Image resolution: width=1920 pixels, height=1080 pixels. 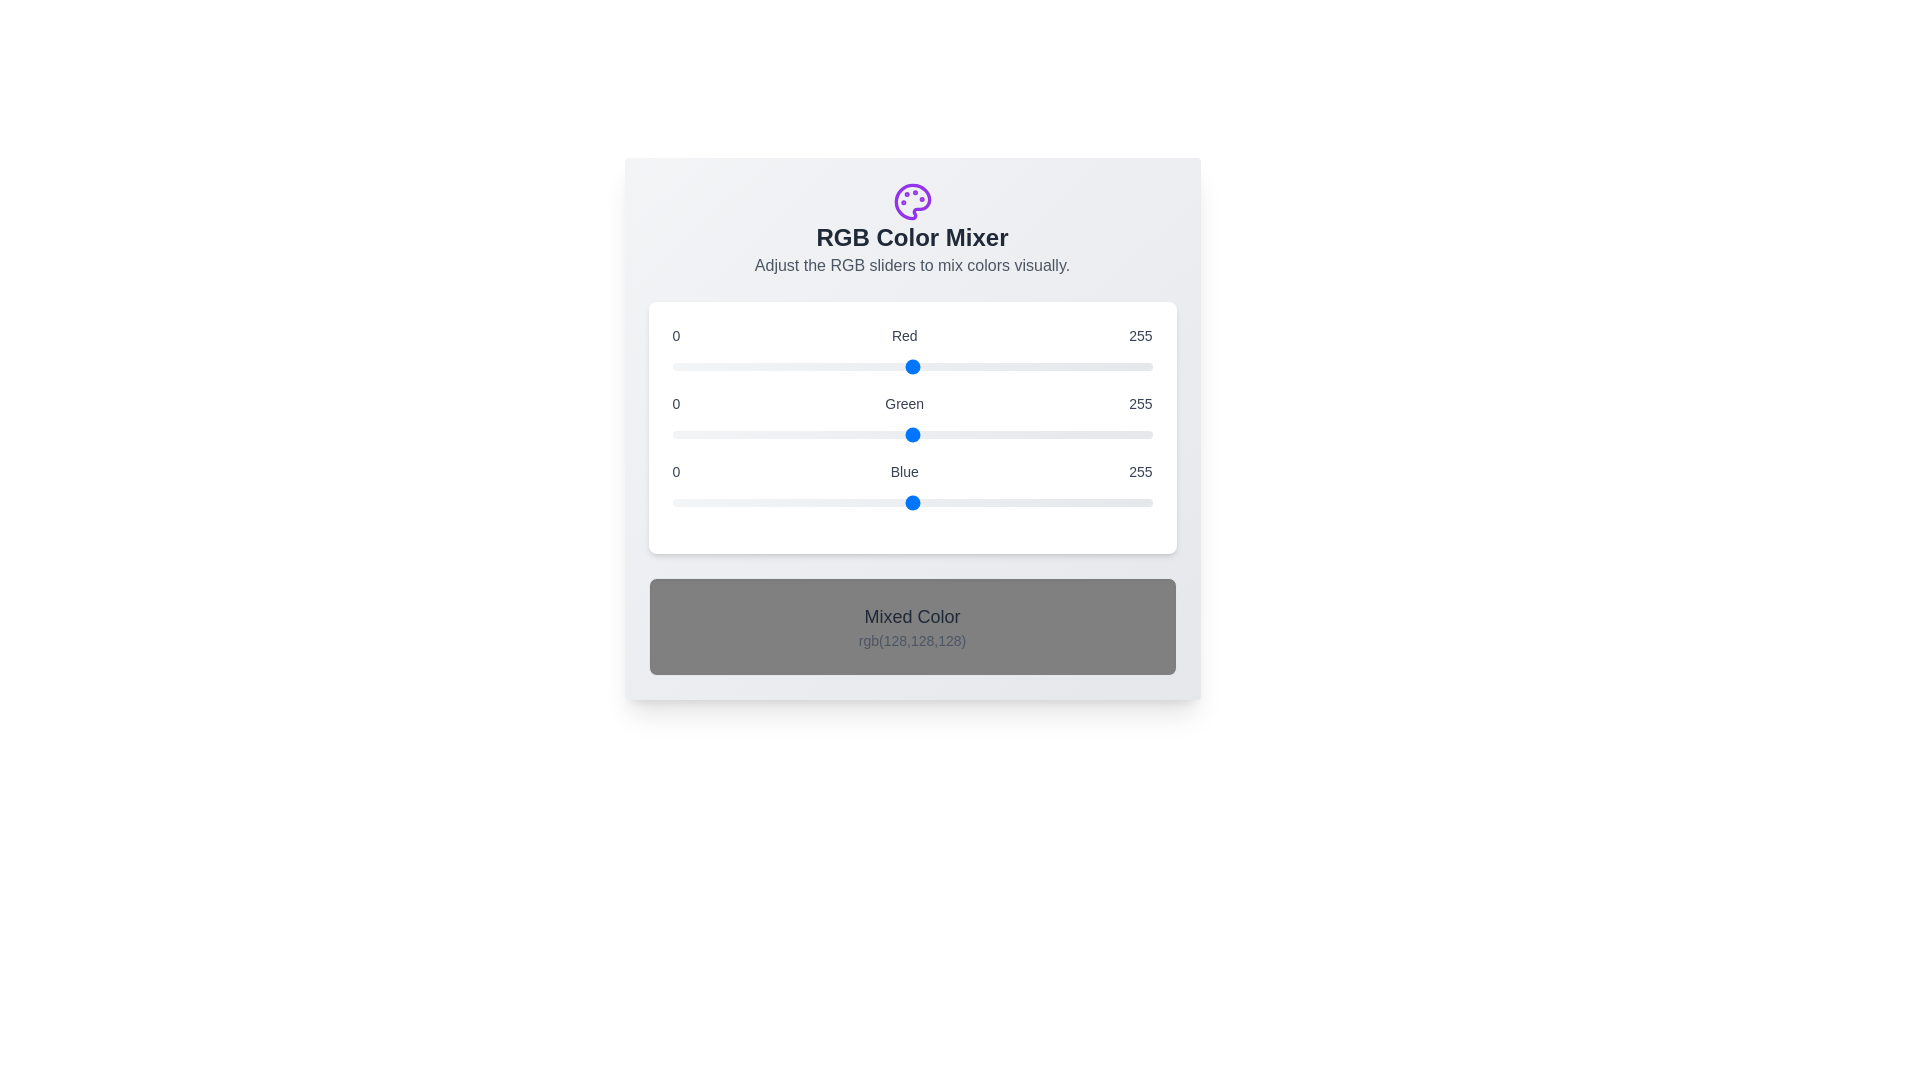 I want to click on the blue slider to a specific value 203 within the range 0 to 255, so click(x=1053, y=501).